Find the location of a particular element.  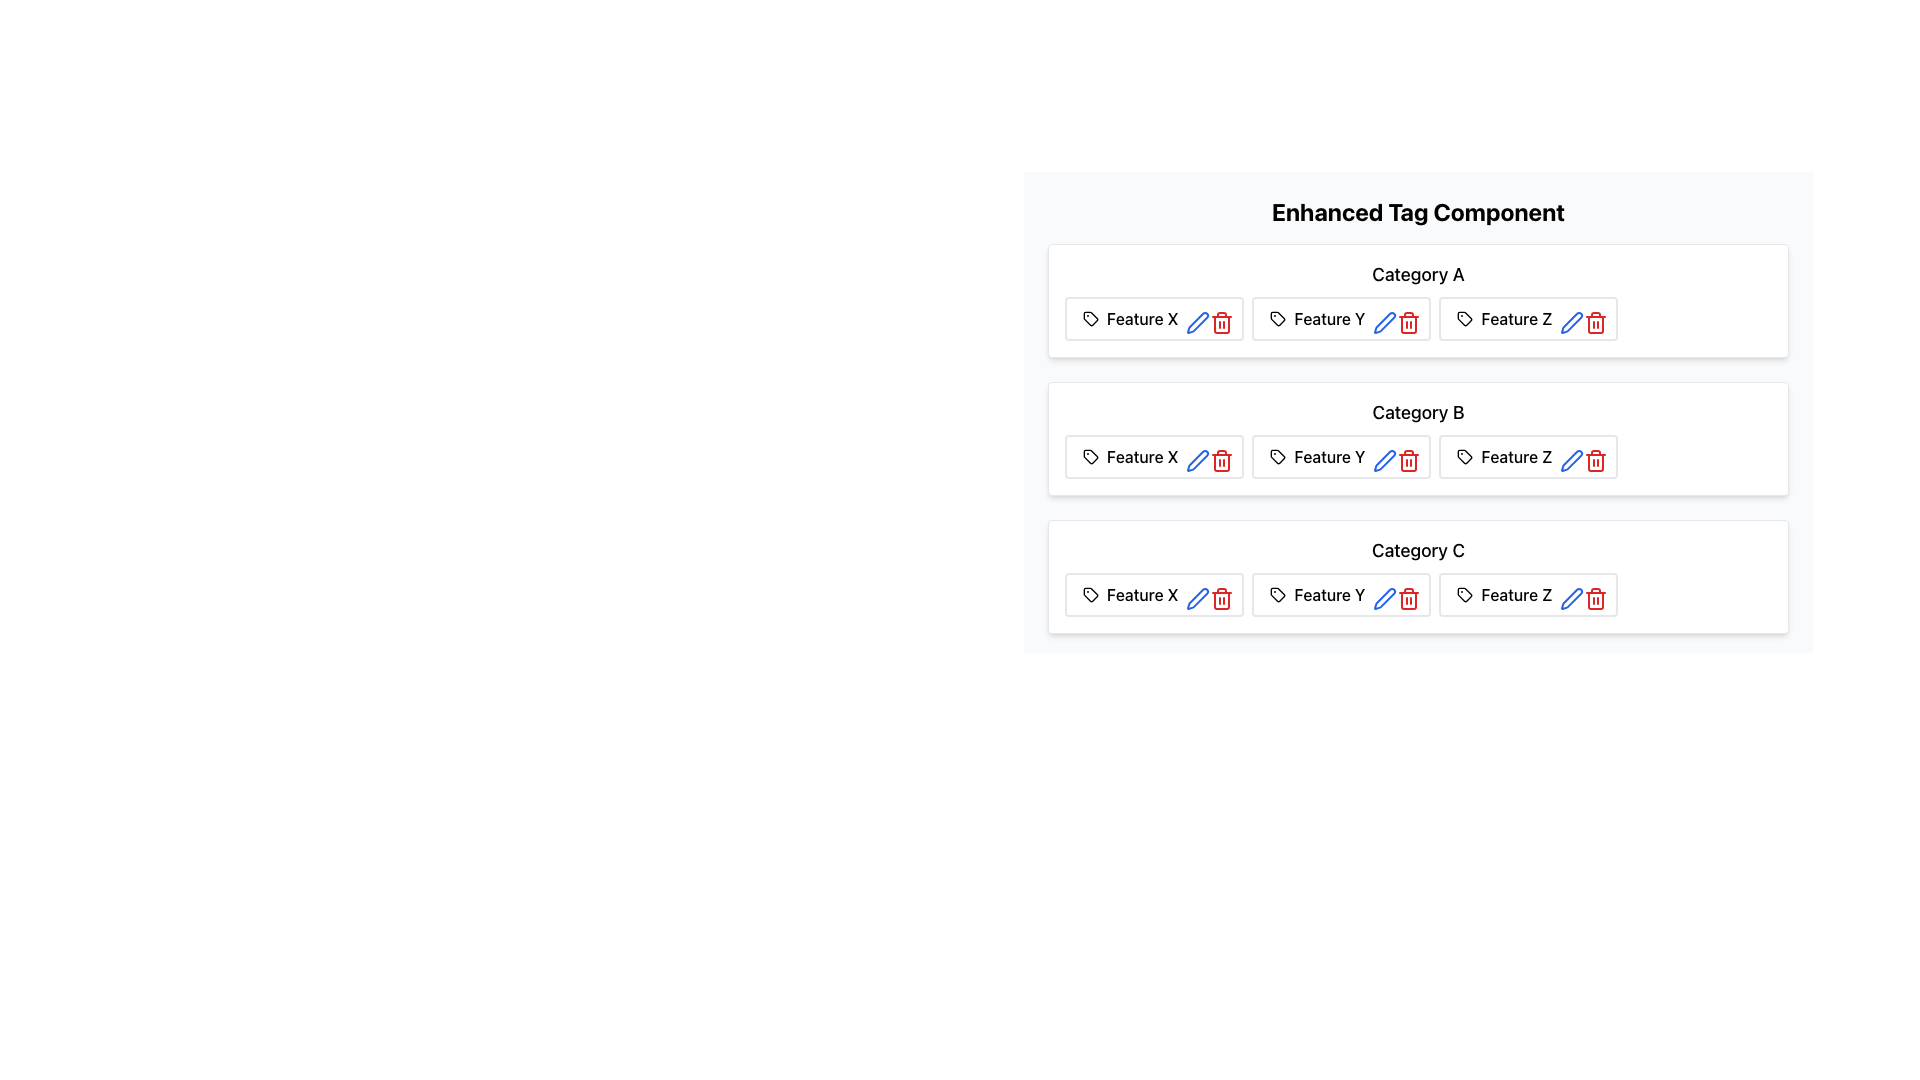

the first button labeled 'Feature X' in the second row of the 'Enhanced Tag Component' is located at coordinates (1154, 456).